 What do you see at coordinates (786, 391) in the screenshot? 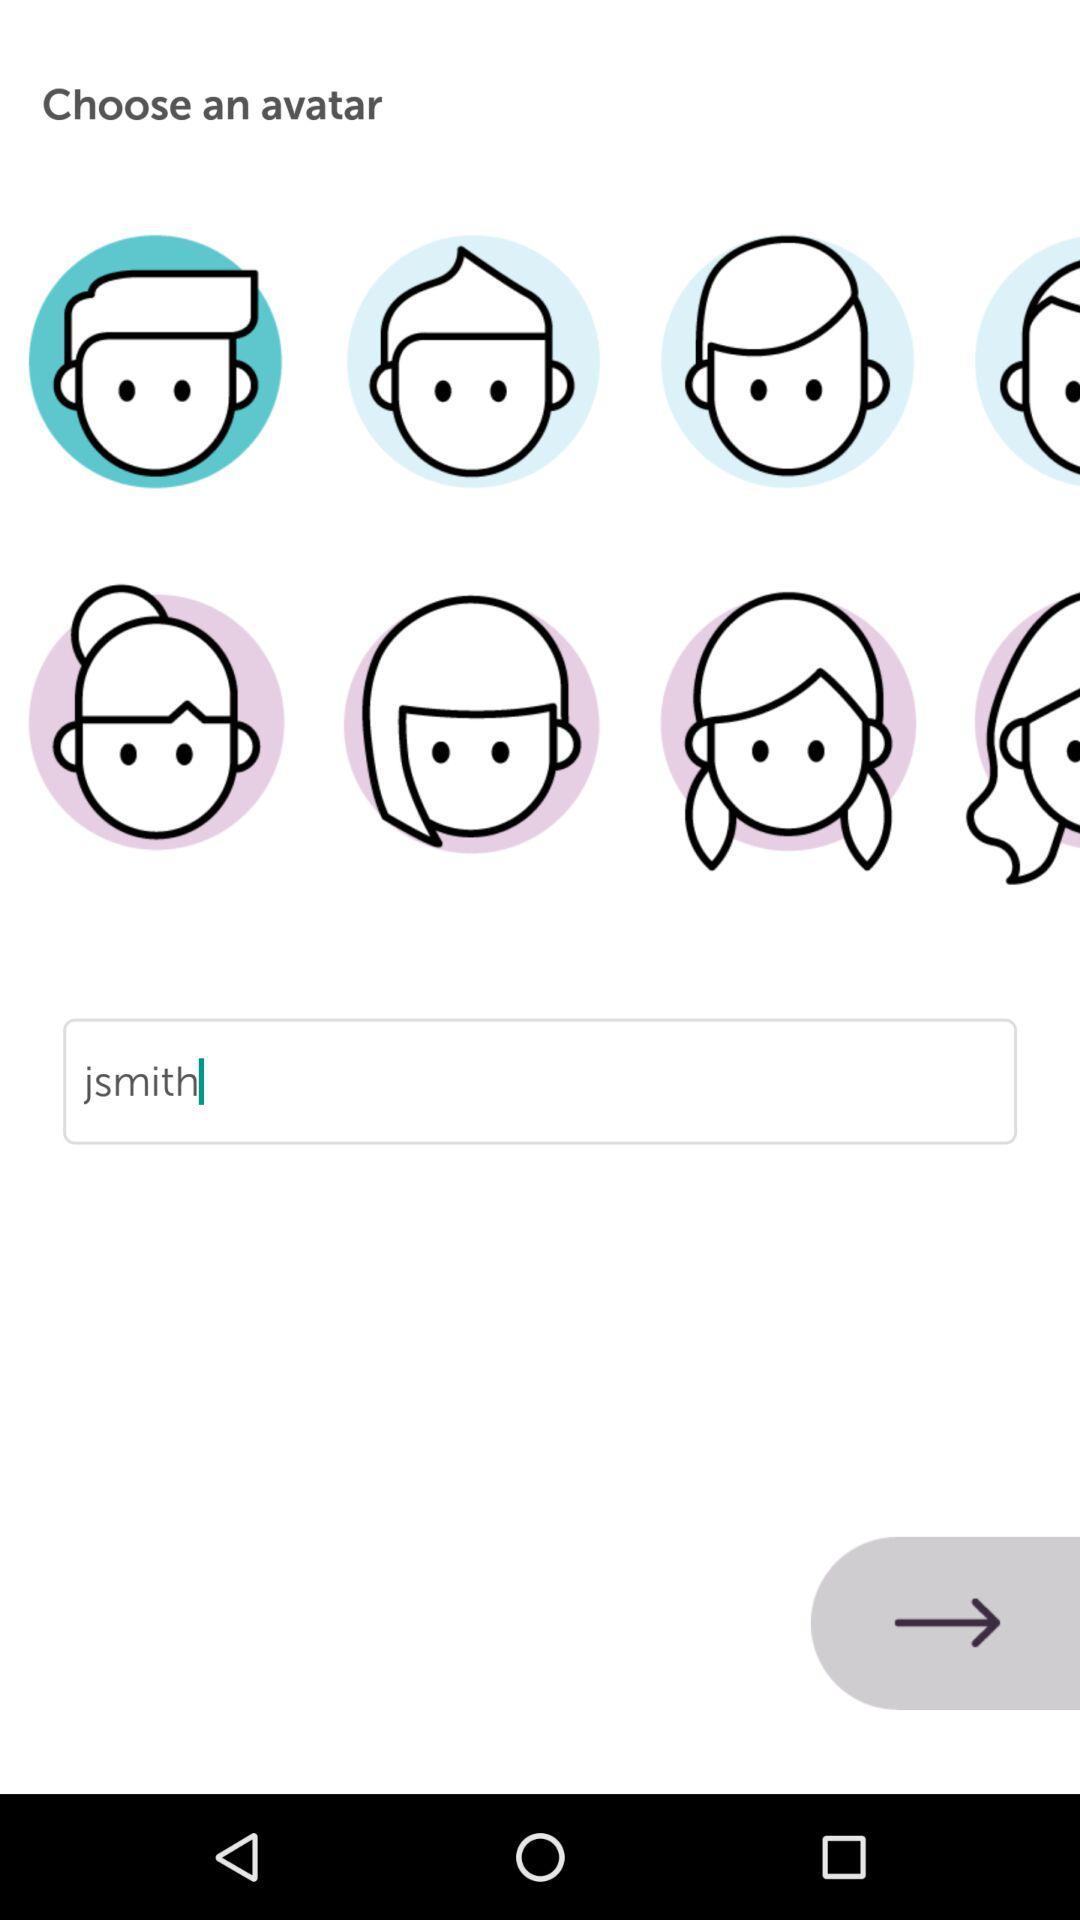
I see `choose avatar` at bounding box center [786, 391].